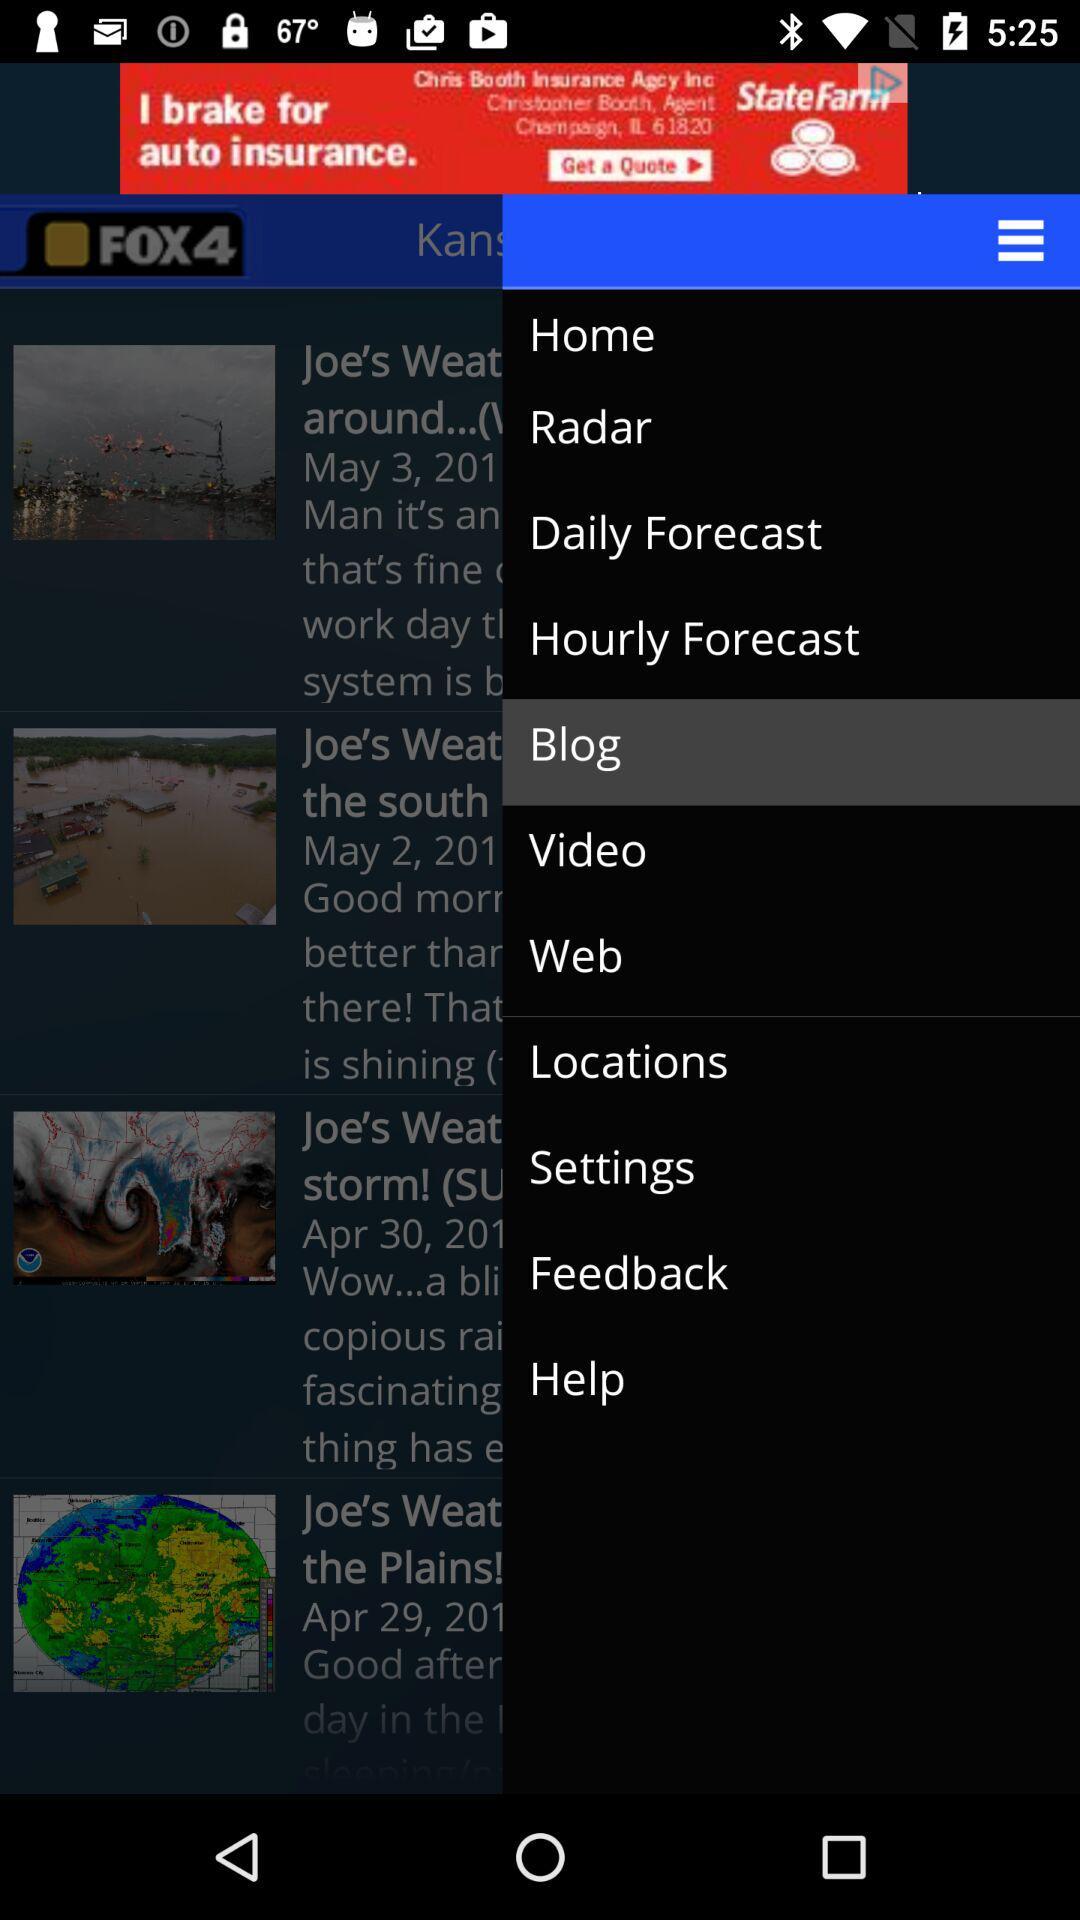 The image size is (1080, 1920). Describe the element at coordinates (540, 127) in the screenshot. I see `open advertisement` at that location.